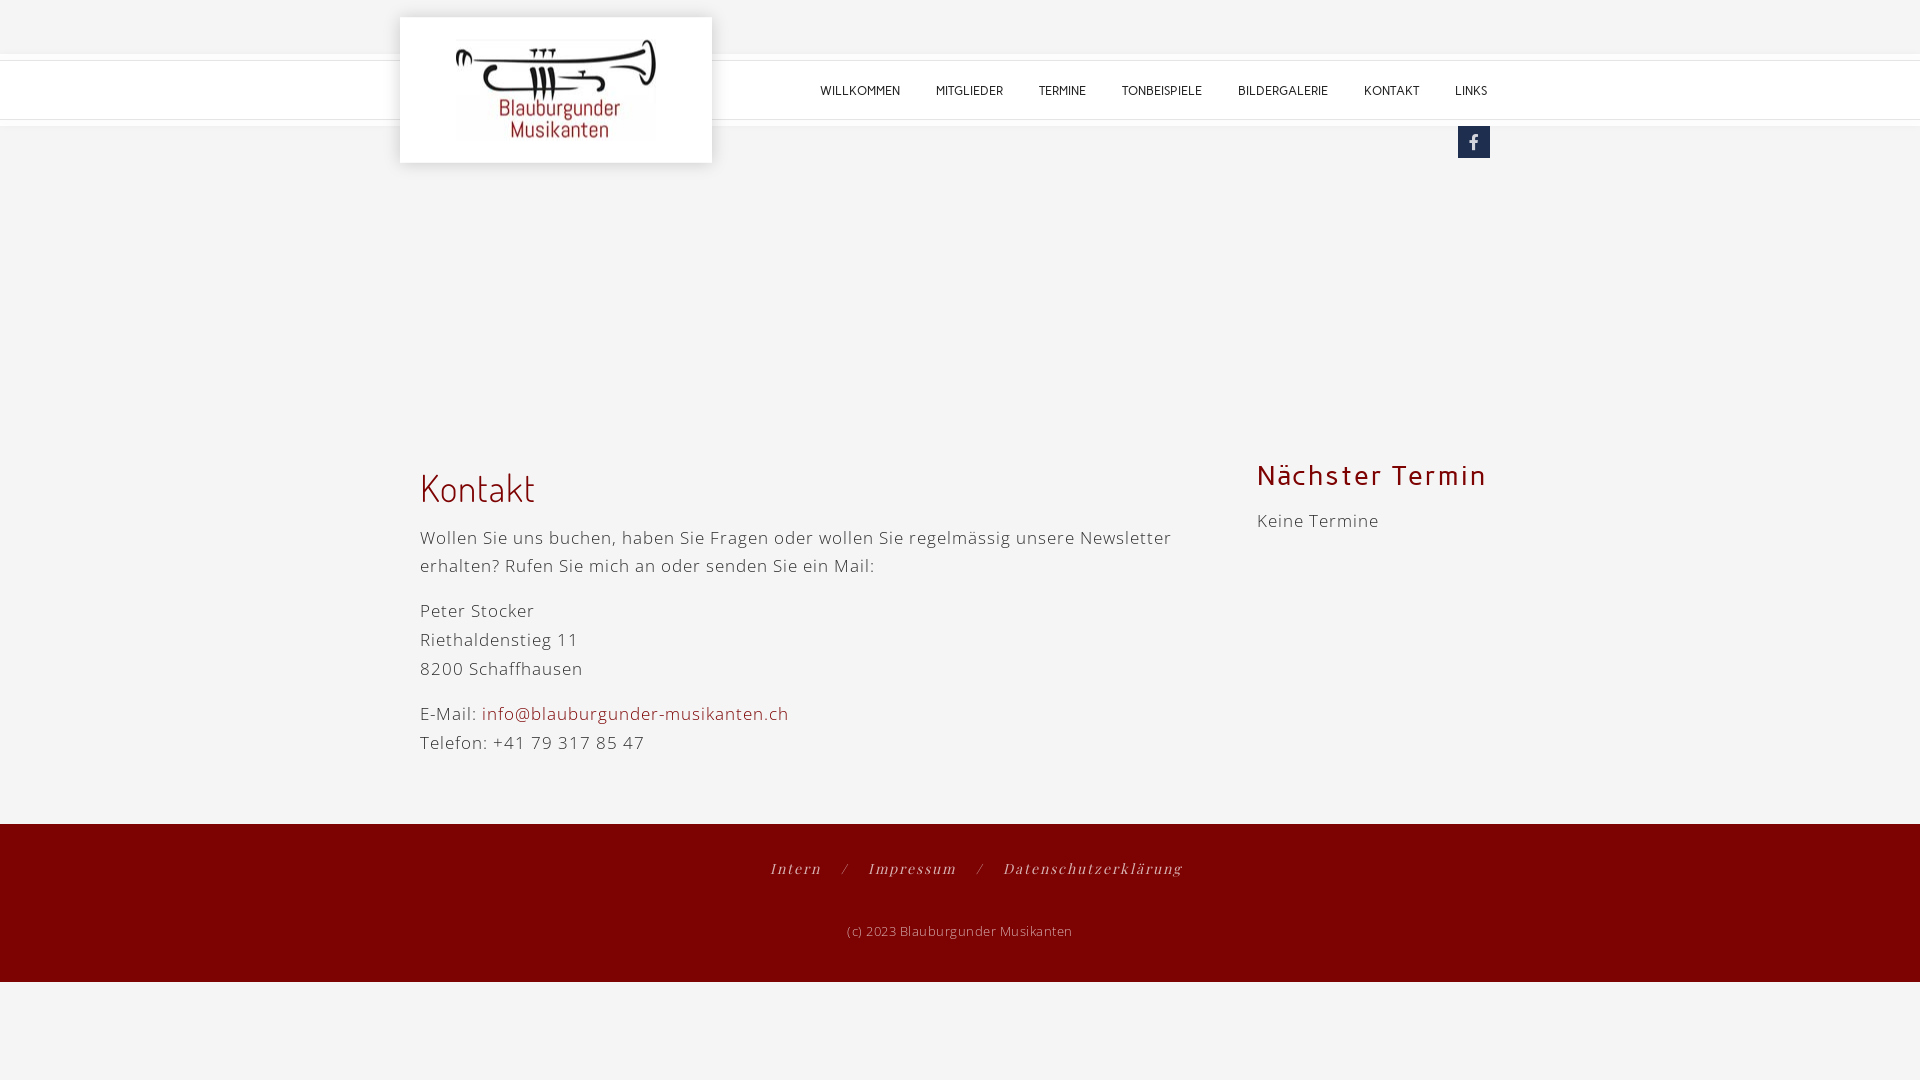 The height and width of the screenshot is (1080, 1920). What do you see at coordinates (634, 712) in the screenshot?
I see `'info@blauburgunder-musikanten.ch'` at bounding box center [634, 712].